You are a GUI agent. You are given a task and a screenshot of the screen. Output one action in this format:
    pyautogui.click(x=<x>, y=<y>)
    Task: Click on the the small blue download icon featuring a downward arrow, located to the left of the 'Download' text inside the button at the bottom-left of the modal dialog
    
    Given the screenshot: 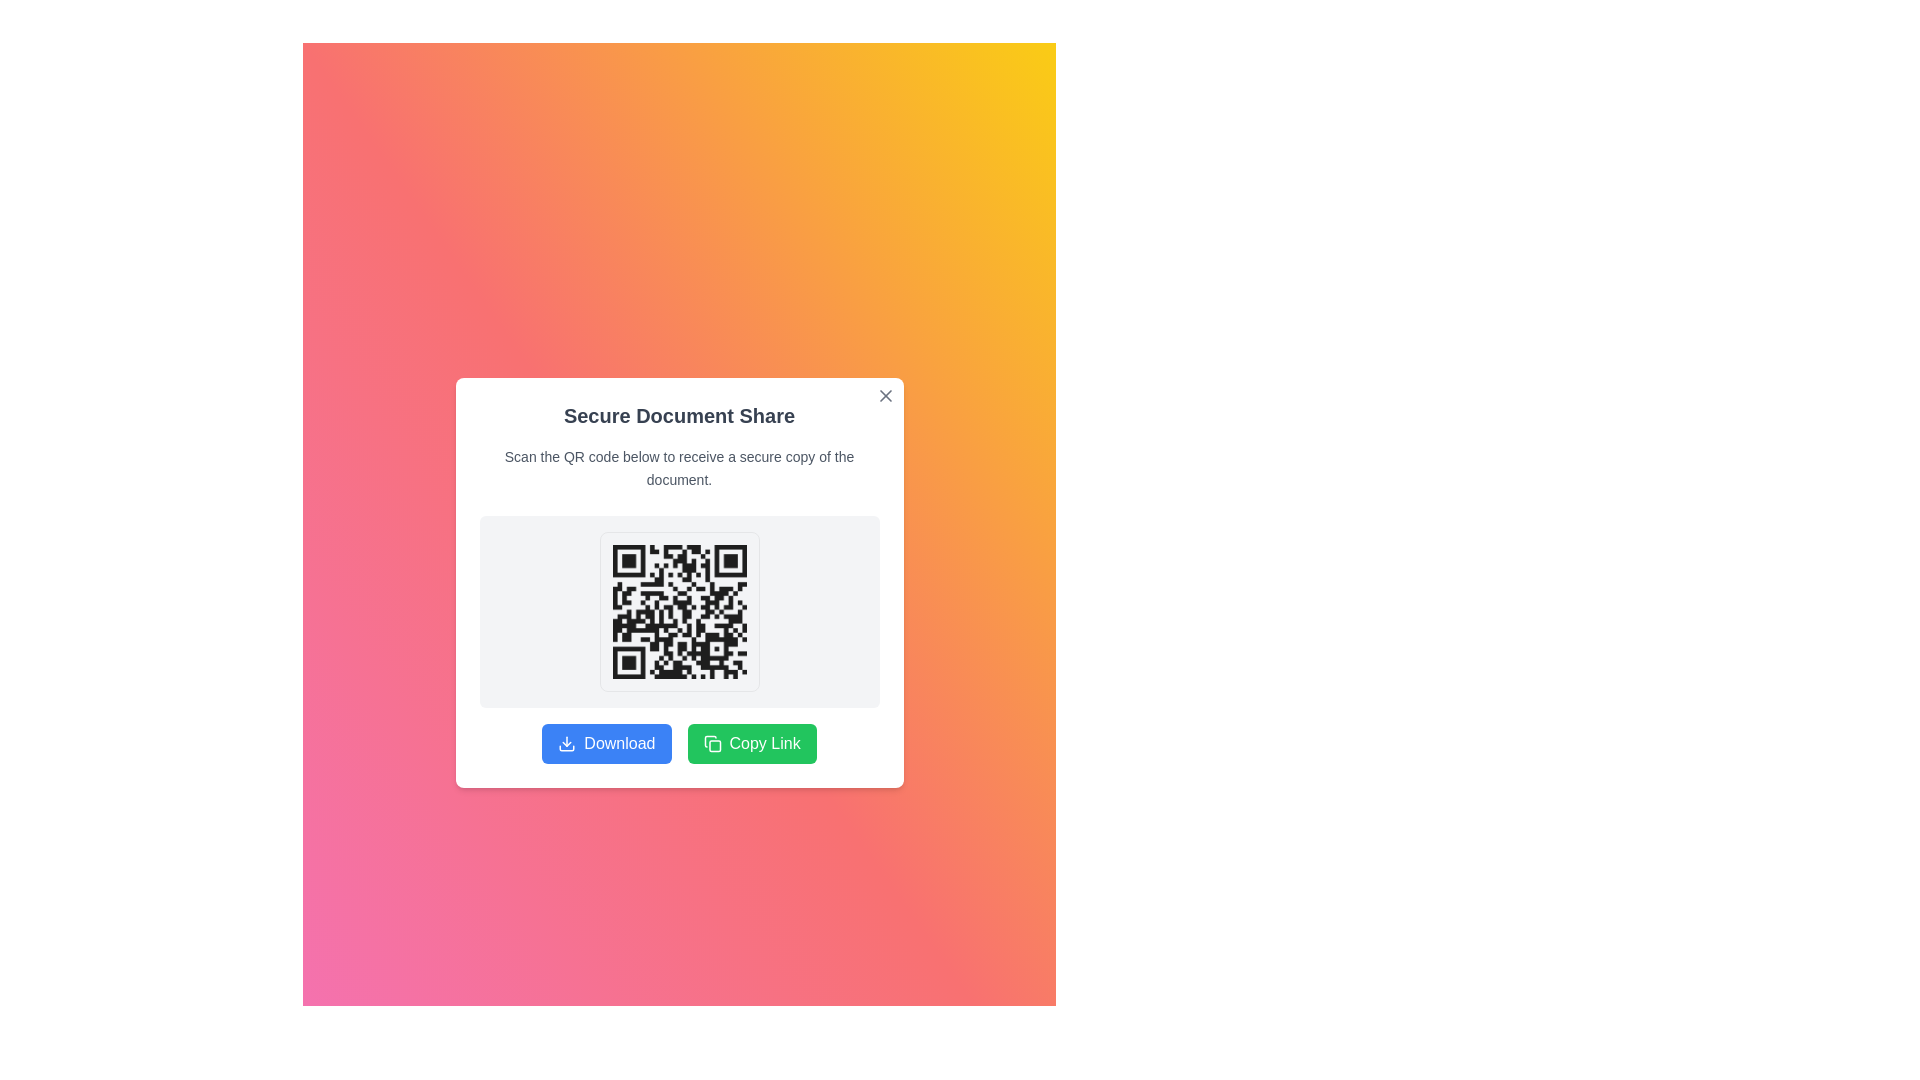 What is the action you would take?
    pyautogui.click(x=566, y=743)
    